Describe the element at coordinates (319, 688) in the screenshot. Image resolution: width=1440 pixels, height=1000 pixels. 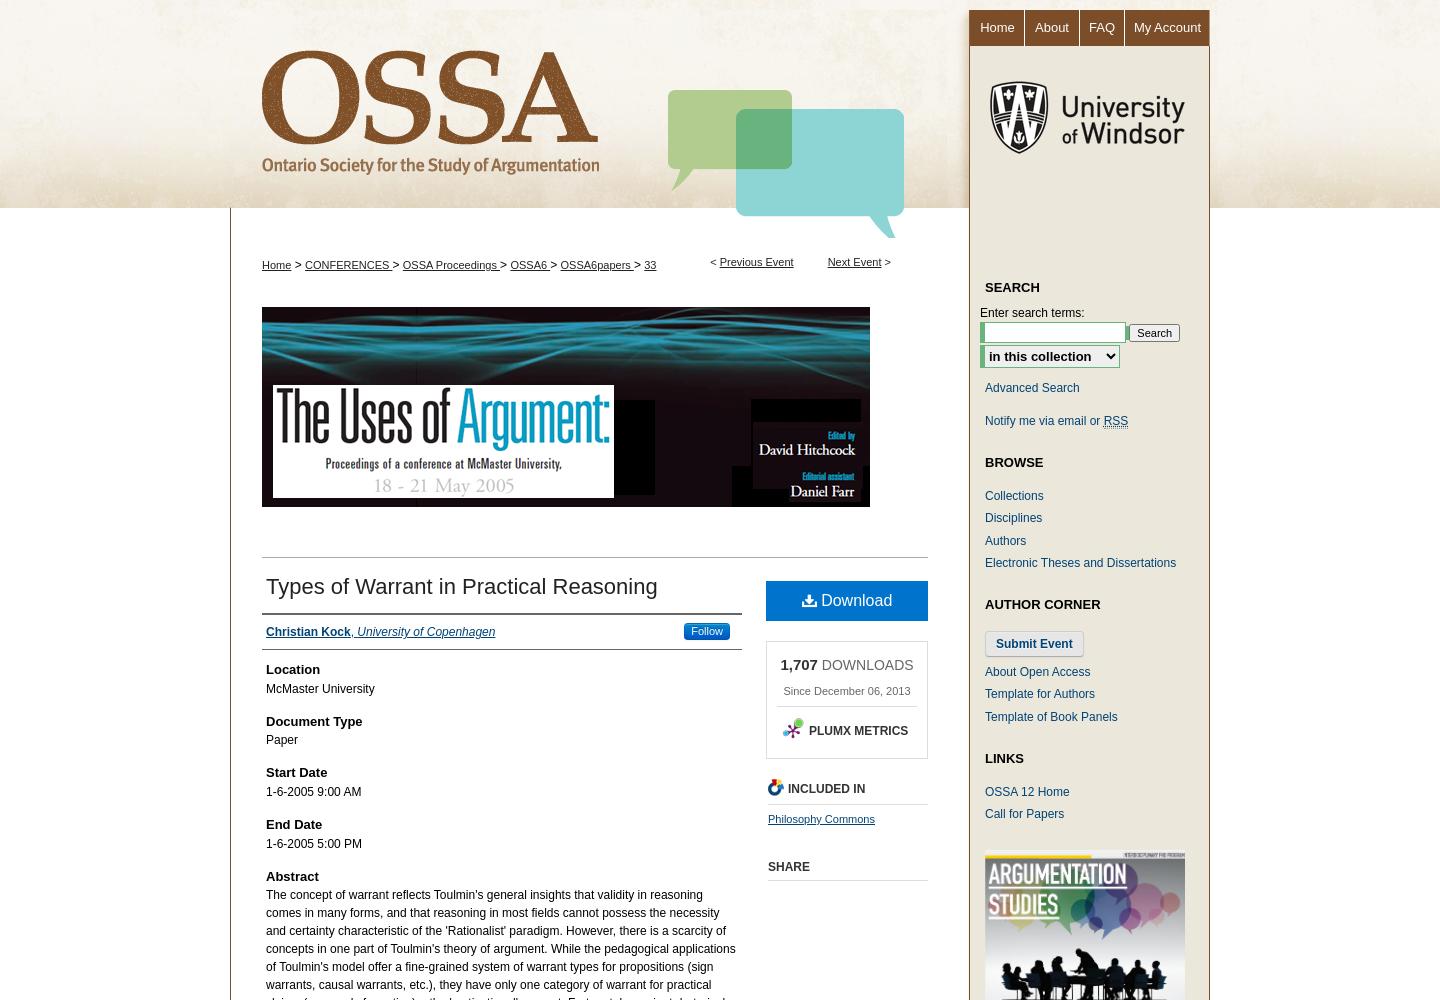
I see `'McMaster University'` at that location.